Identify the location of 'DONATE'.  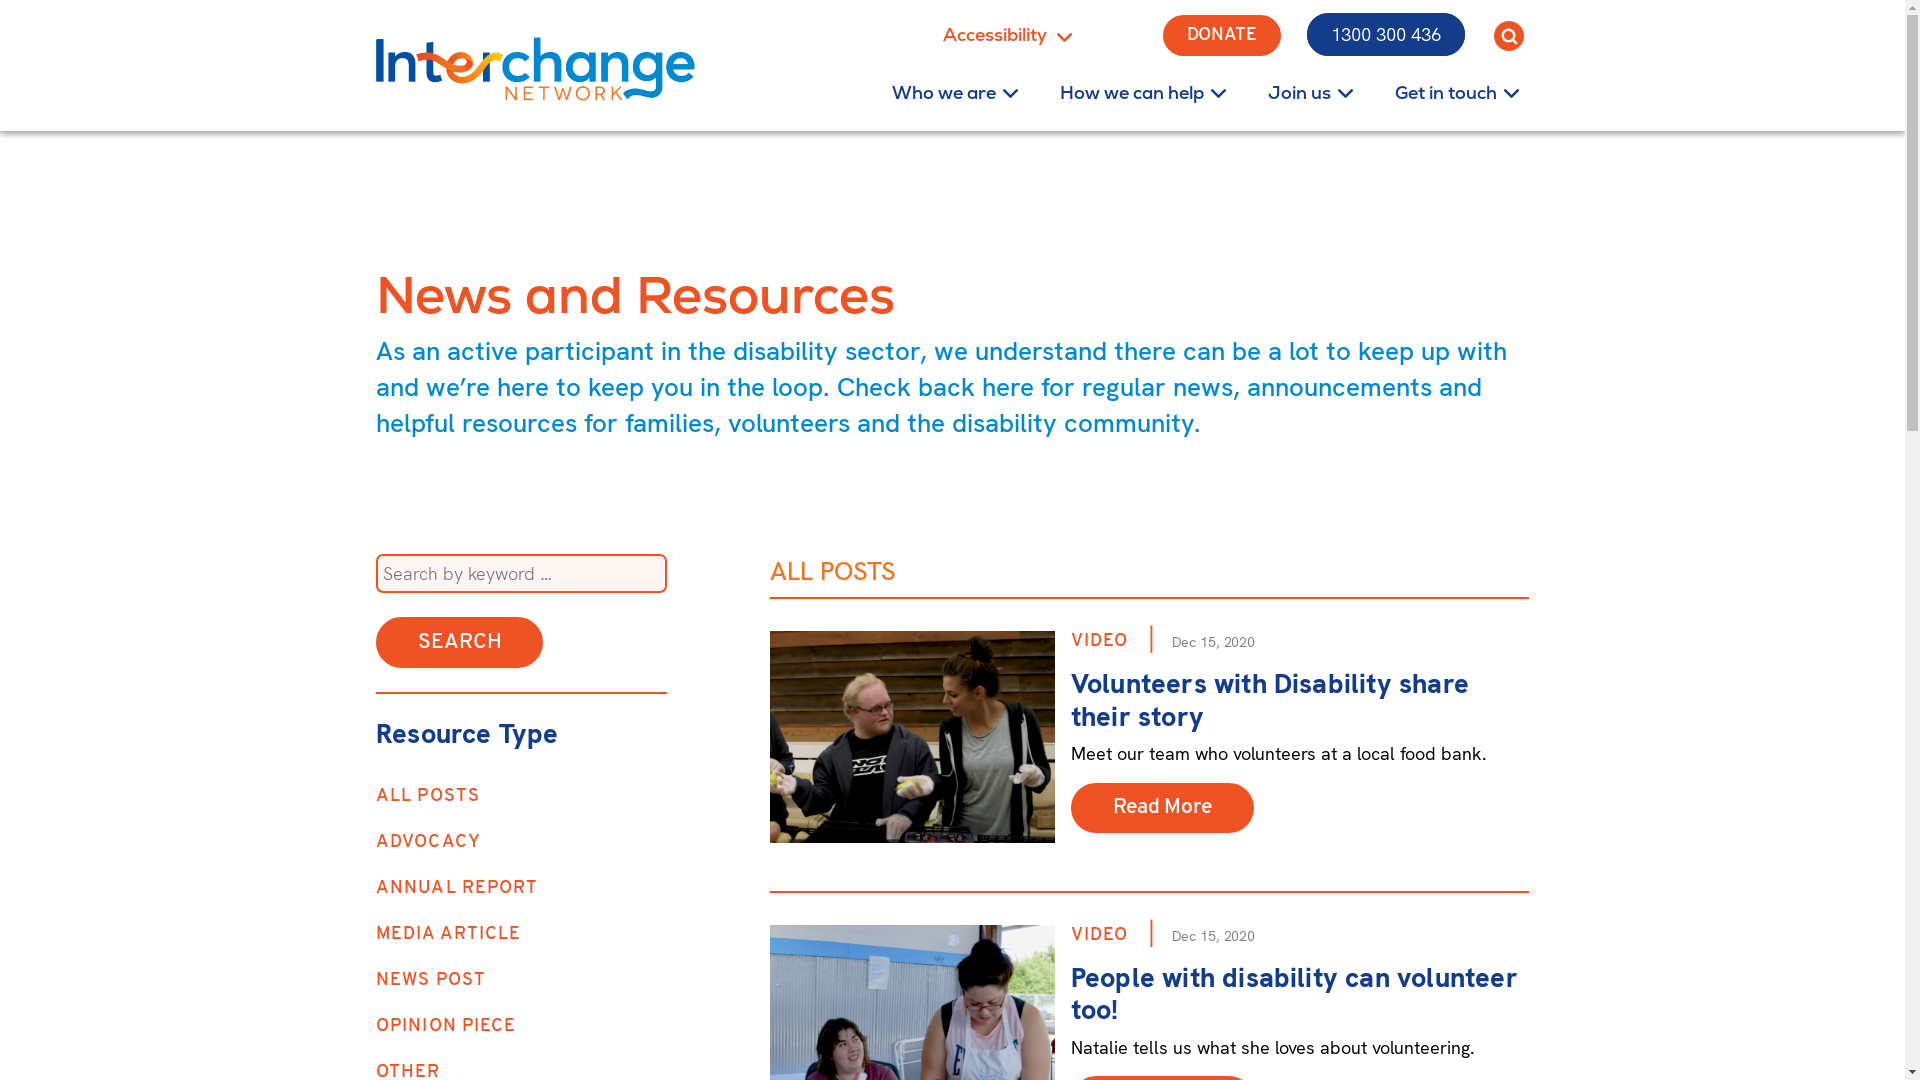
(1221, 34).